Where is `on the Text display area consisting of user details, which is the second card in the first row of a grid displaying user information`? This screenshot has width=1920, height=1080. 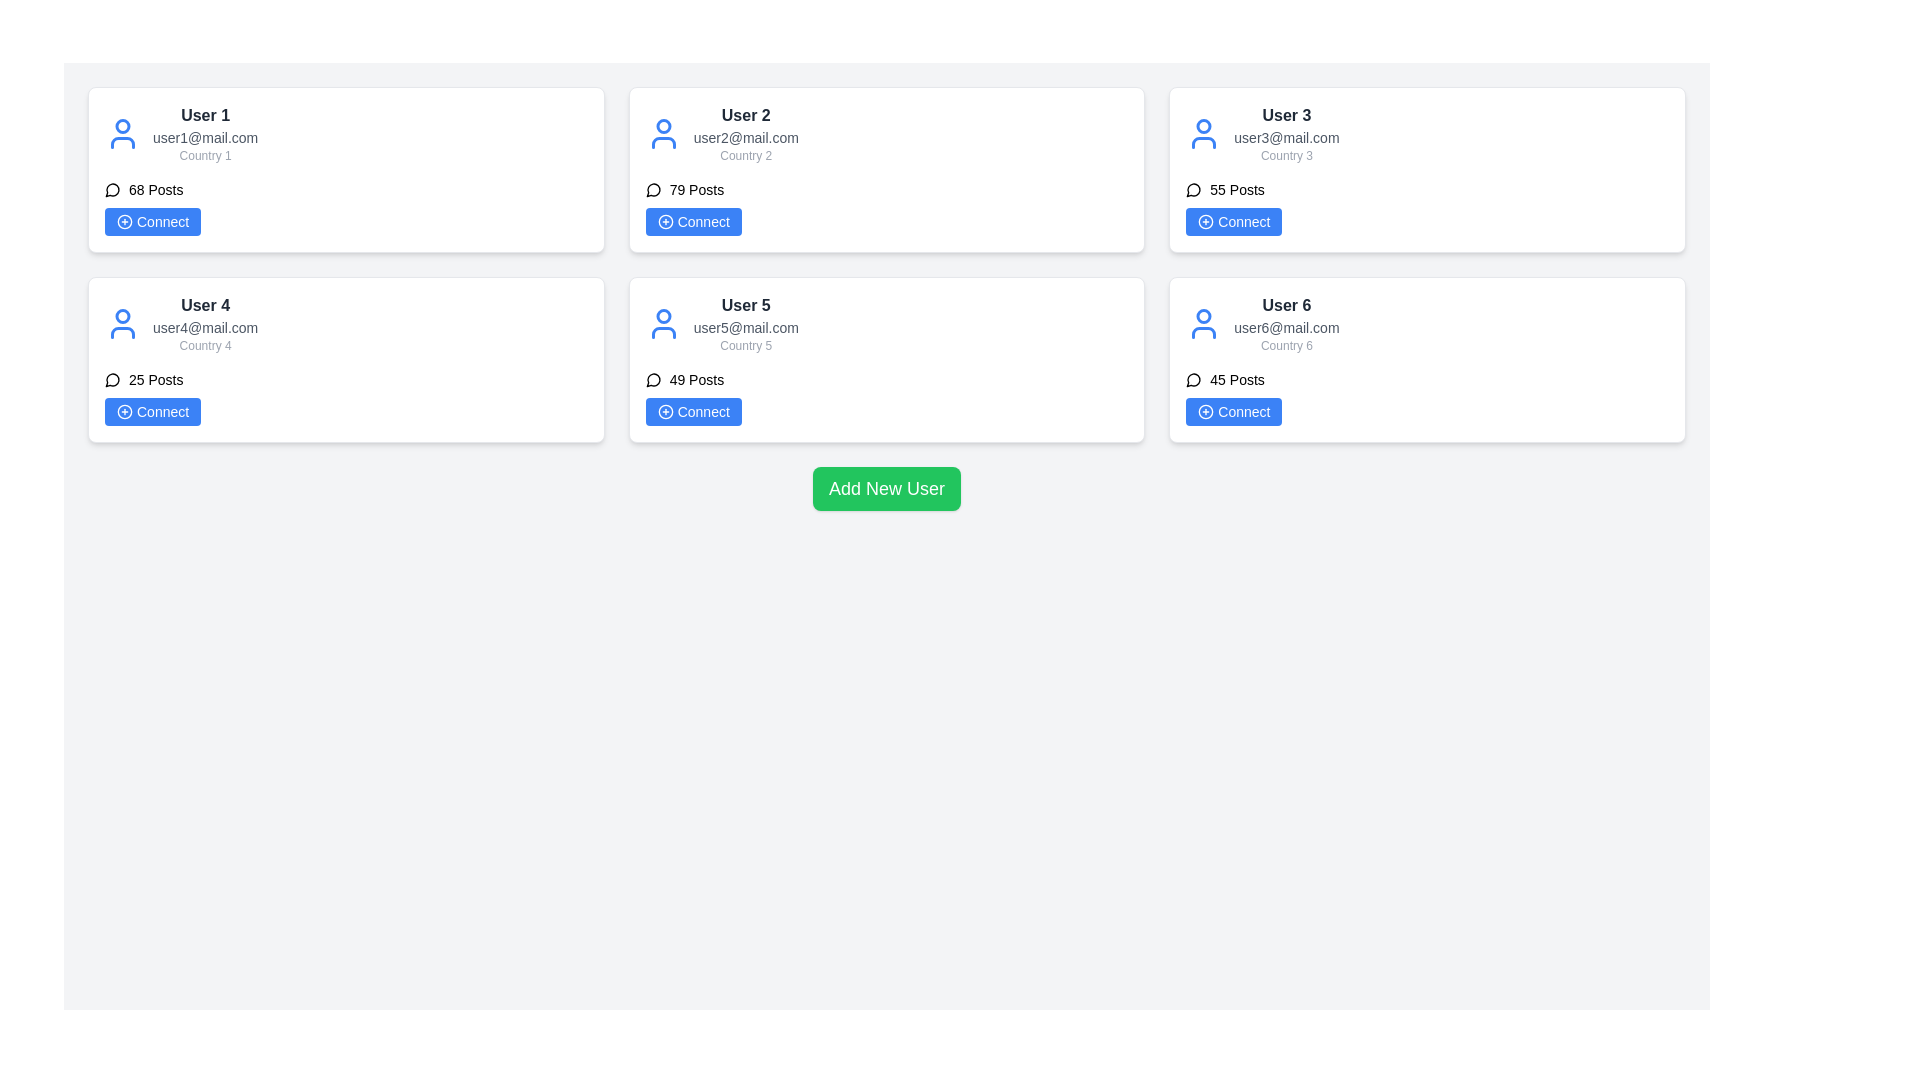
on the Text display area consisting of user details, which is the second card in the first row of a grid displaying user information is located at coordinates (745, 134).